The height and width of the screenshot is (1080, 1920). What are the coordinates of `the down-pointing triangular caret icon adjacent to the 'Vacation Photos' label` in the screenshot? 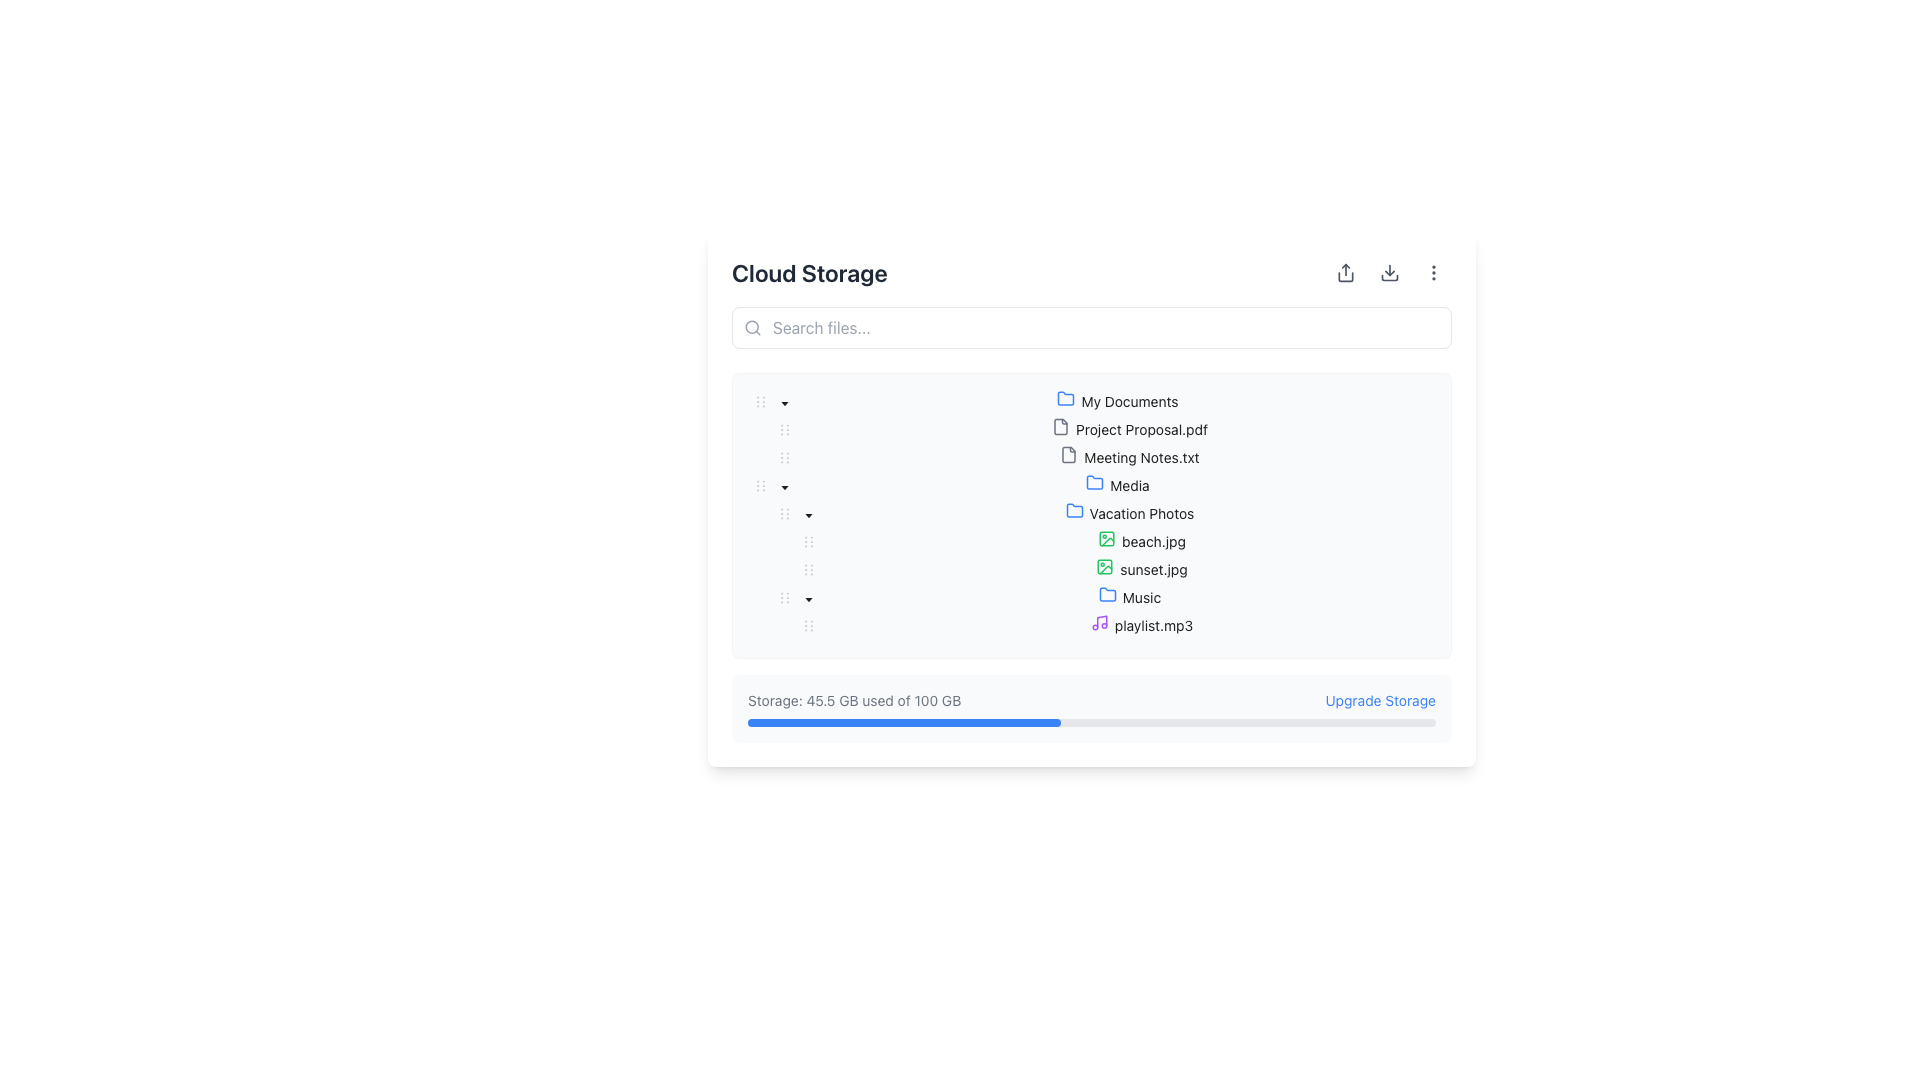 It's located at (809, 512).